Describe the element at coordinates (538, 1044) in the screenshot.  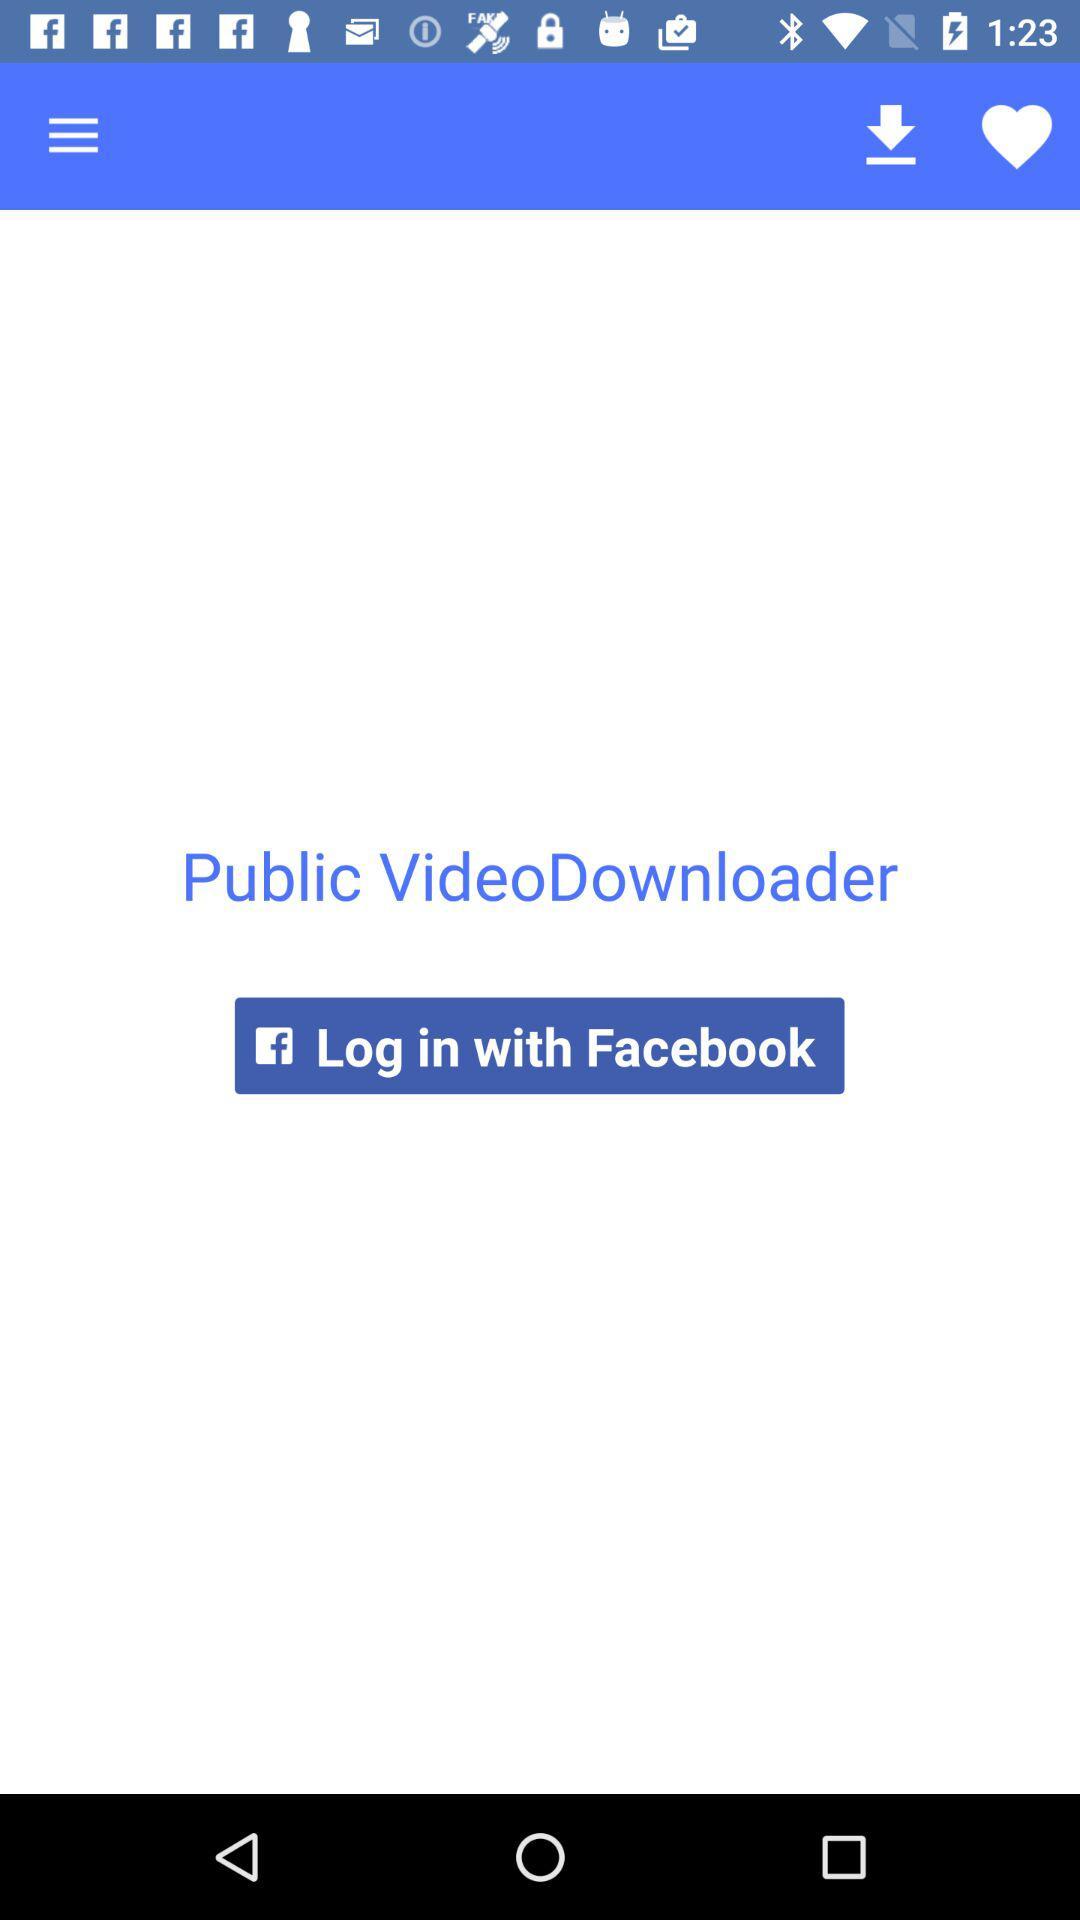
I see `the icon below the public videodownloader icon` at that location.